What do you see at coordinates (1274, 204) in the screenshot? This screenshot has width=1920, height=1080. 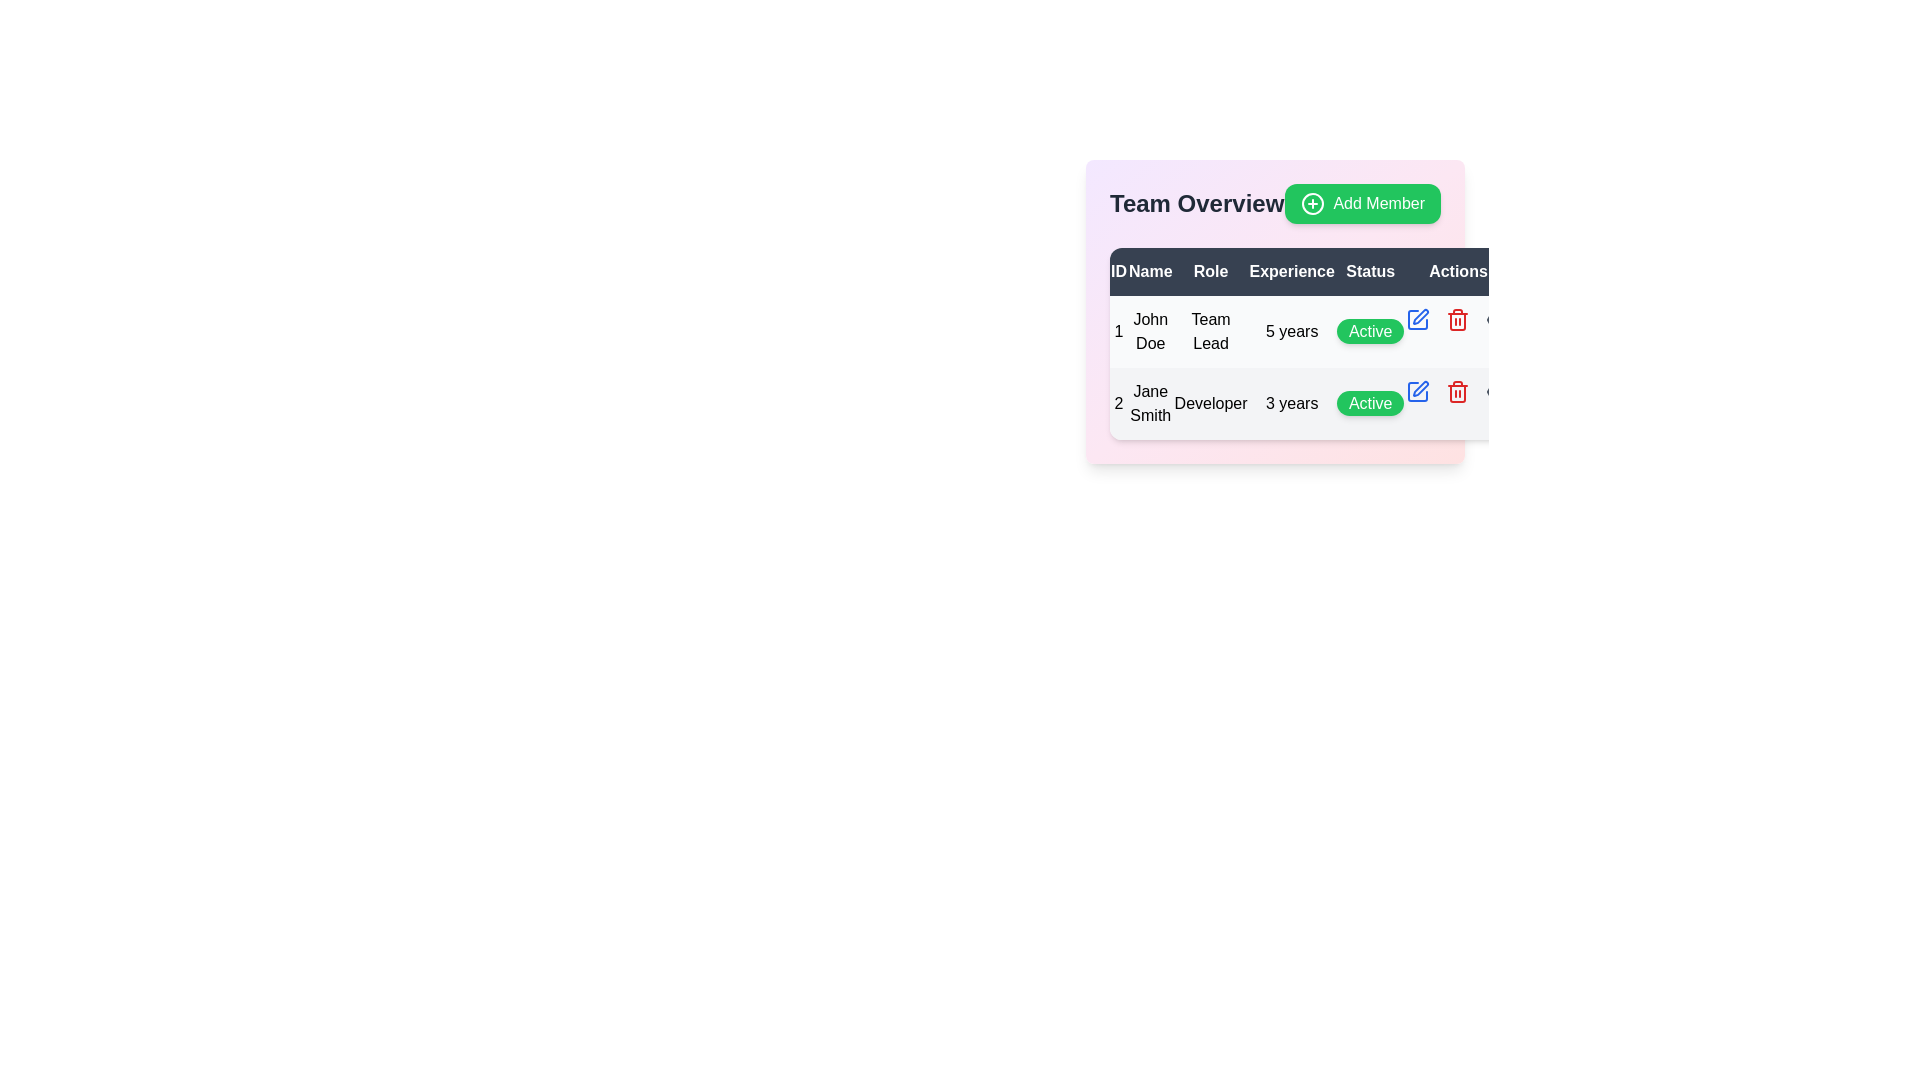 I see `the 'Add Member' button located on the right side of the 'Team Overview' section` at bounding box center [1274, 204].